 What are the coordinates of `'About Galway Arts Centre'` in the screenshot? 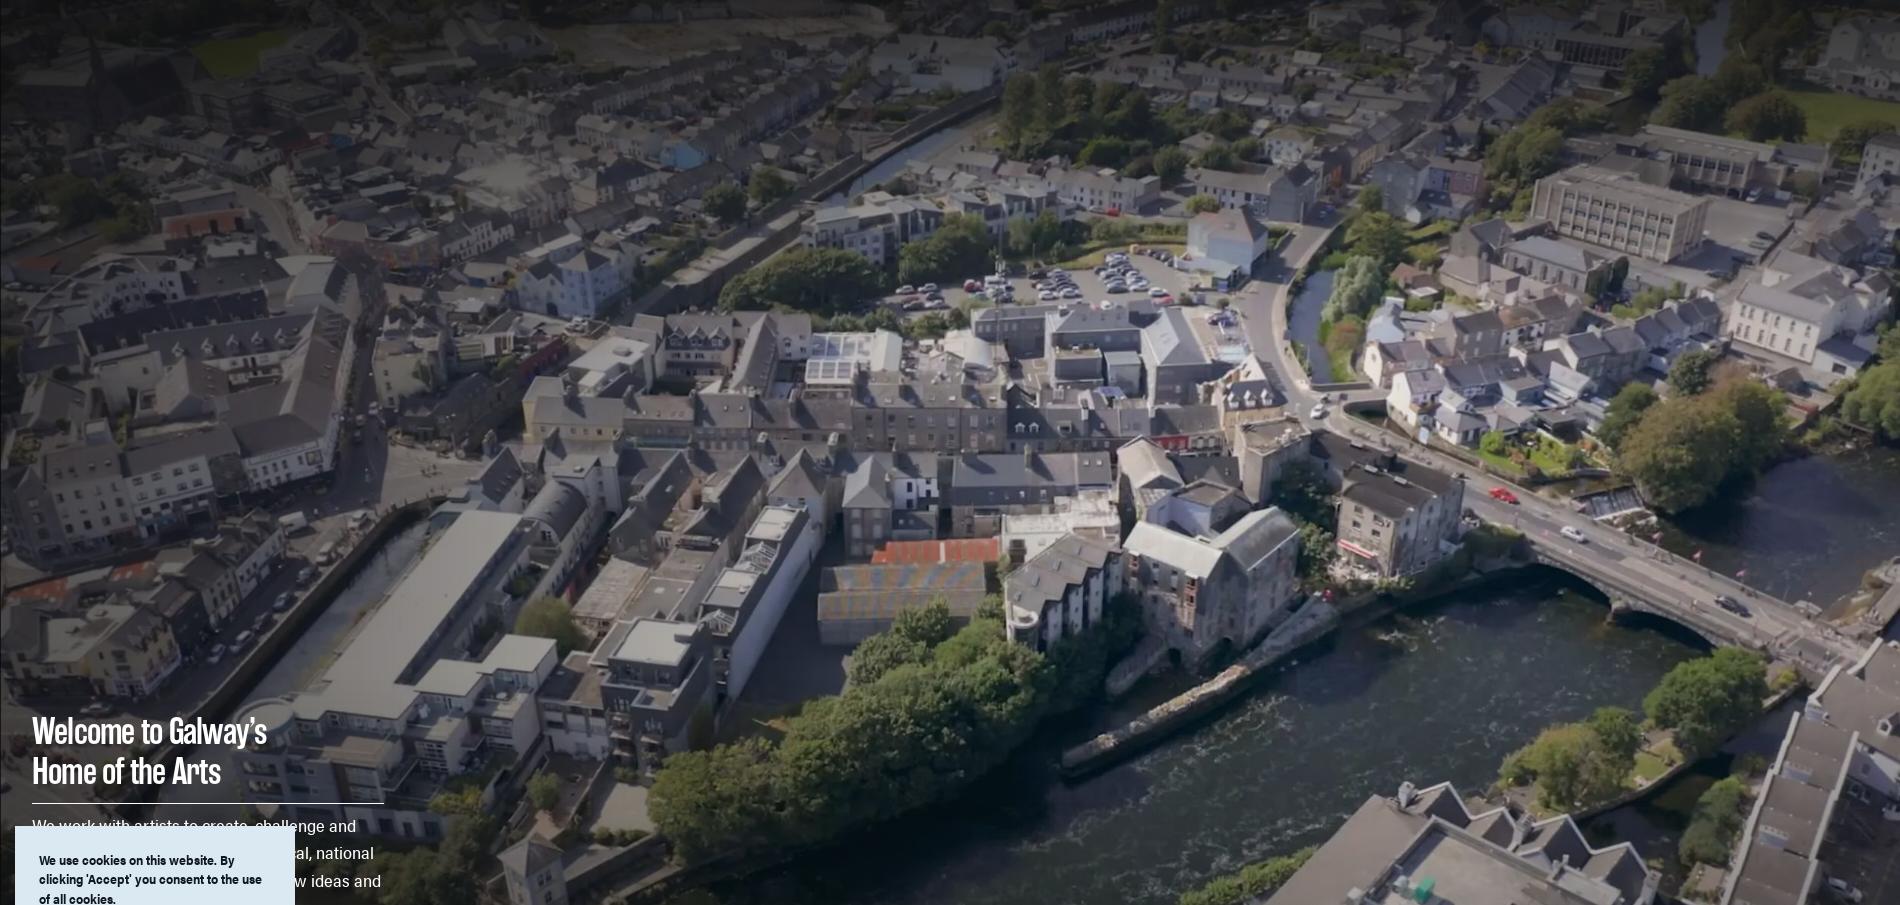 It's located at (1467, 23).